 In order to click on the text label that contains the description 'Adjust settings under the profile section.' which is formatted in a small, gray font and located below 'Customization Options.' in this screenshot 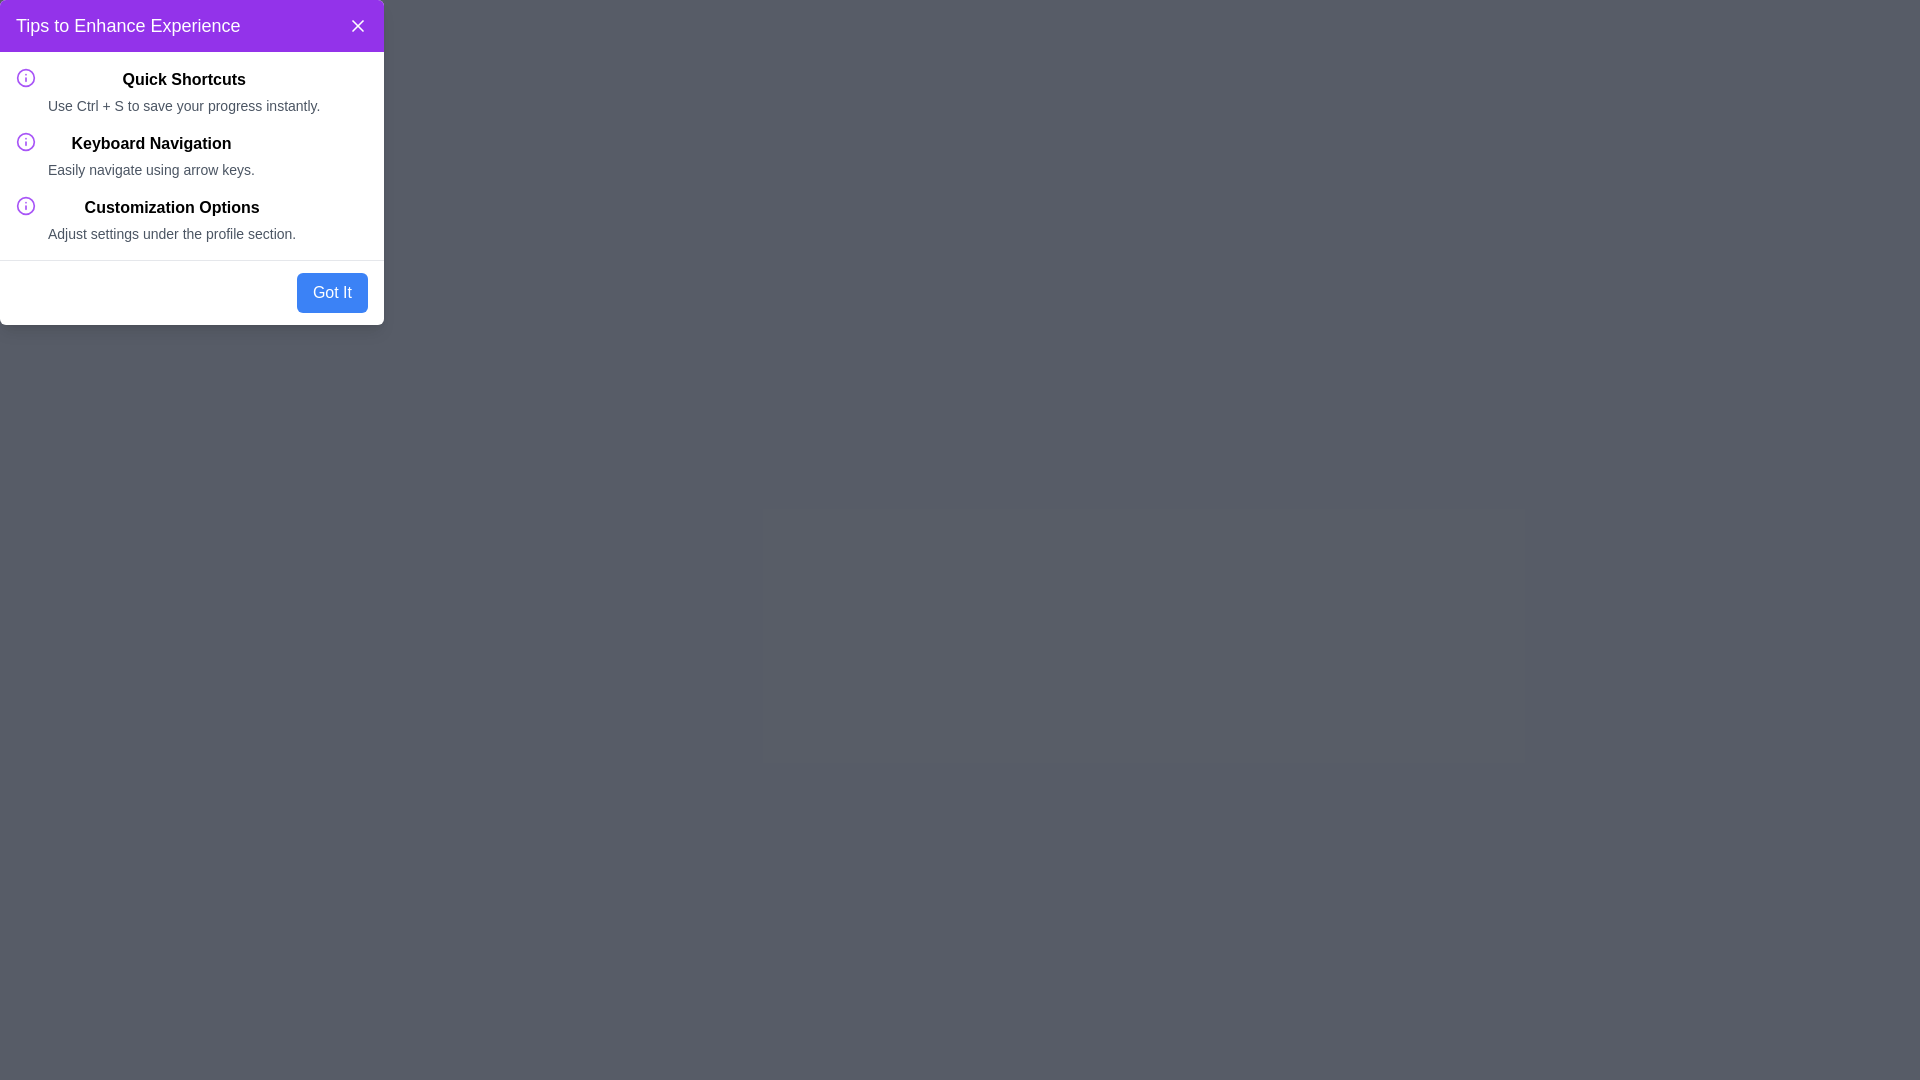, I will do `click(172, 233)`.